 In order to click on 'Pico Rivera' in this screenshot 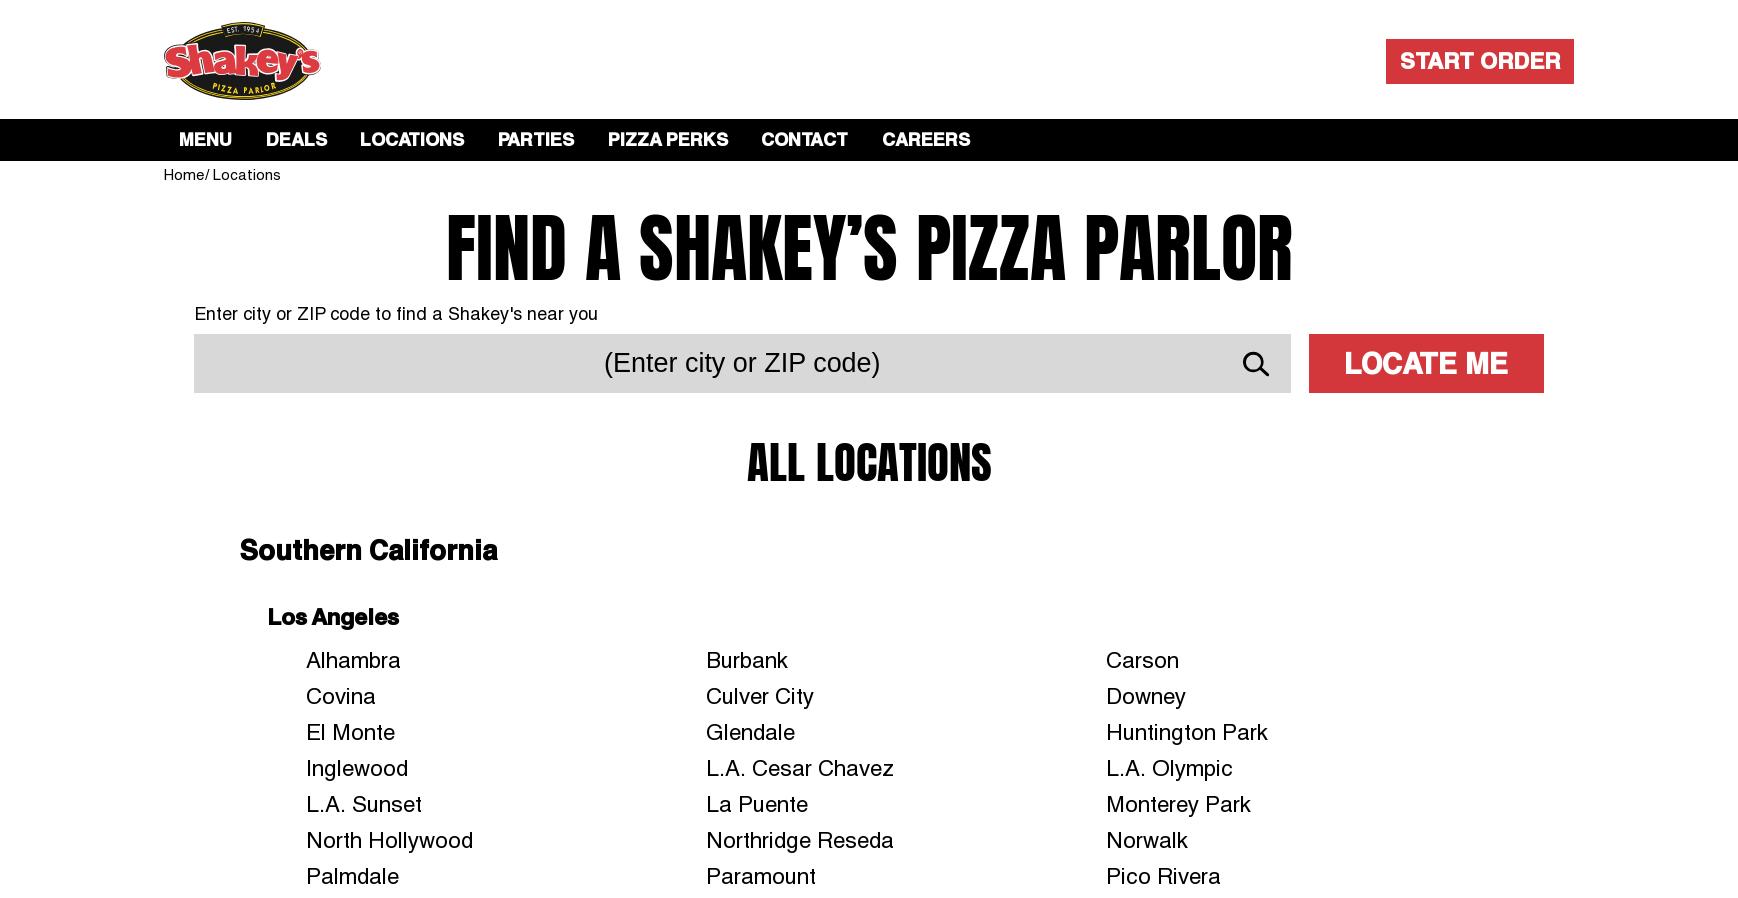, I will do `click(1105, 875)`.